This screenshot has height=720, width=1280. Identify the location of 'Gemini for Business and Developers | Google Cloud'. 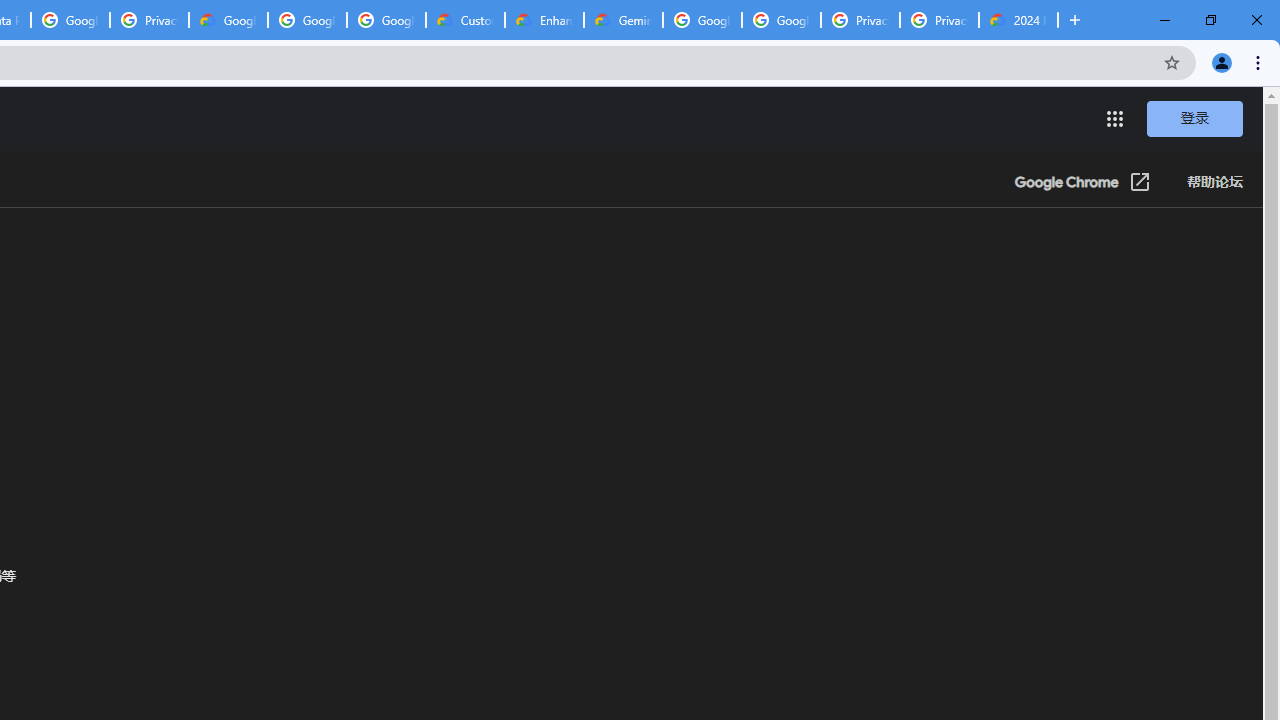
(622, 20).